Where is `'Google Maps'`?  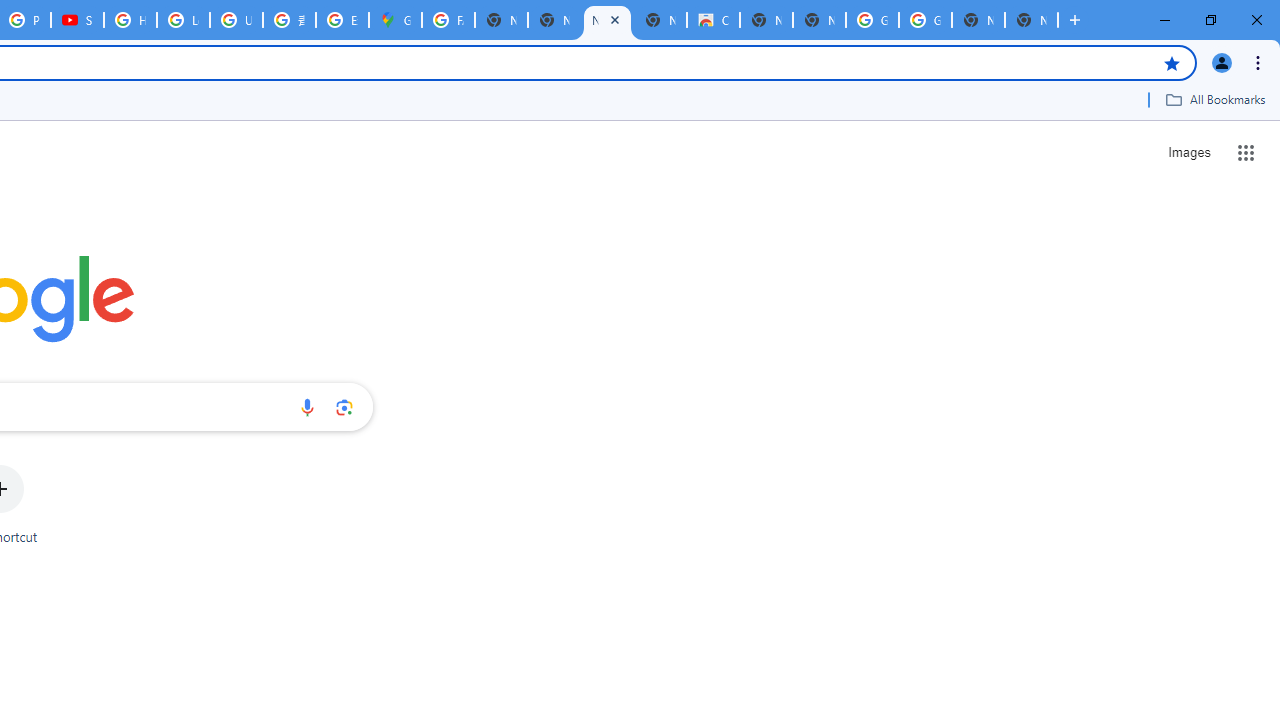
'Google Maps' is located at coordinates (395, 20).